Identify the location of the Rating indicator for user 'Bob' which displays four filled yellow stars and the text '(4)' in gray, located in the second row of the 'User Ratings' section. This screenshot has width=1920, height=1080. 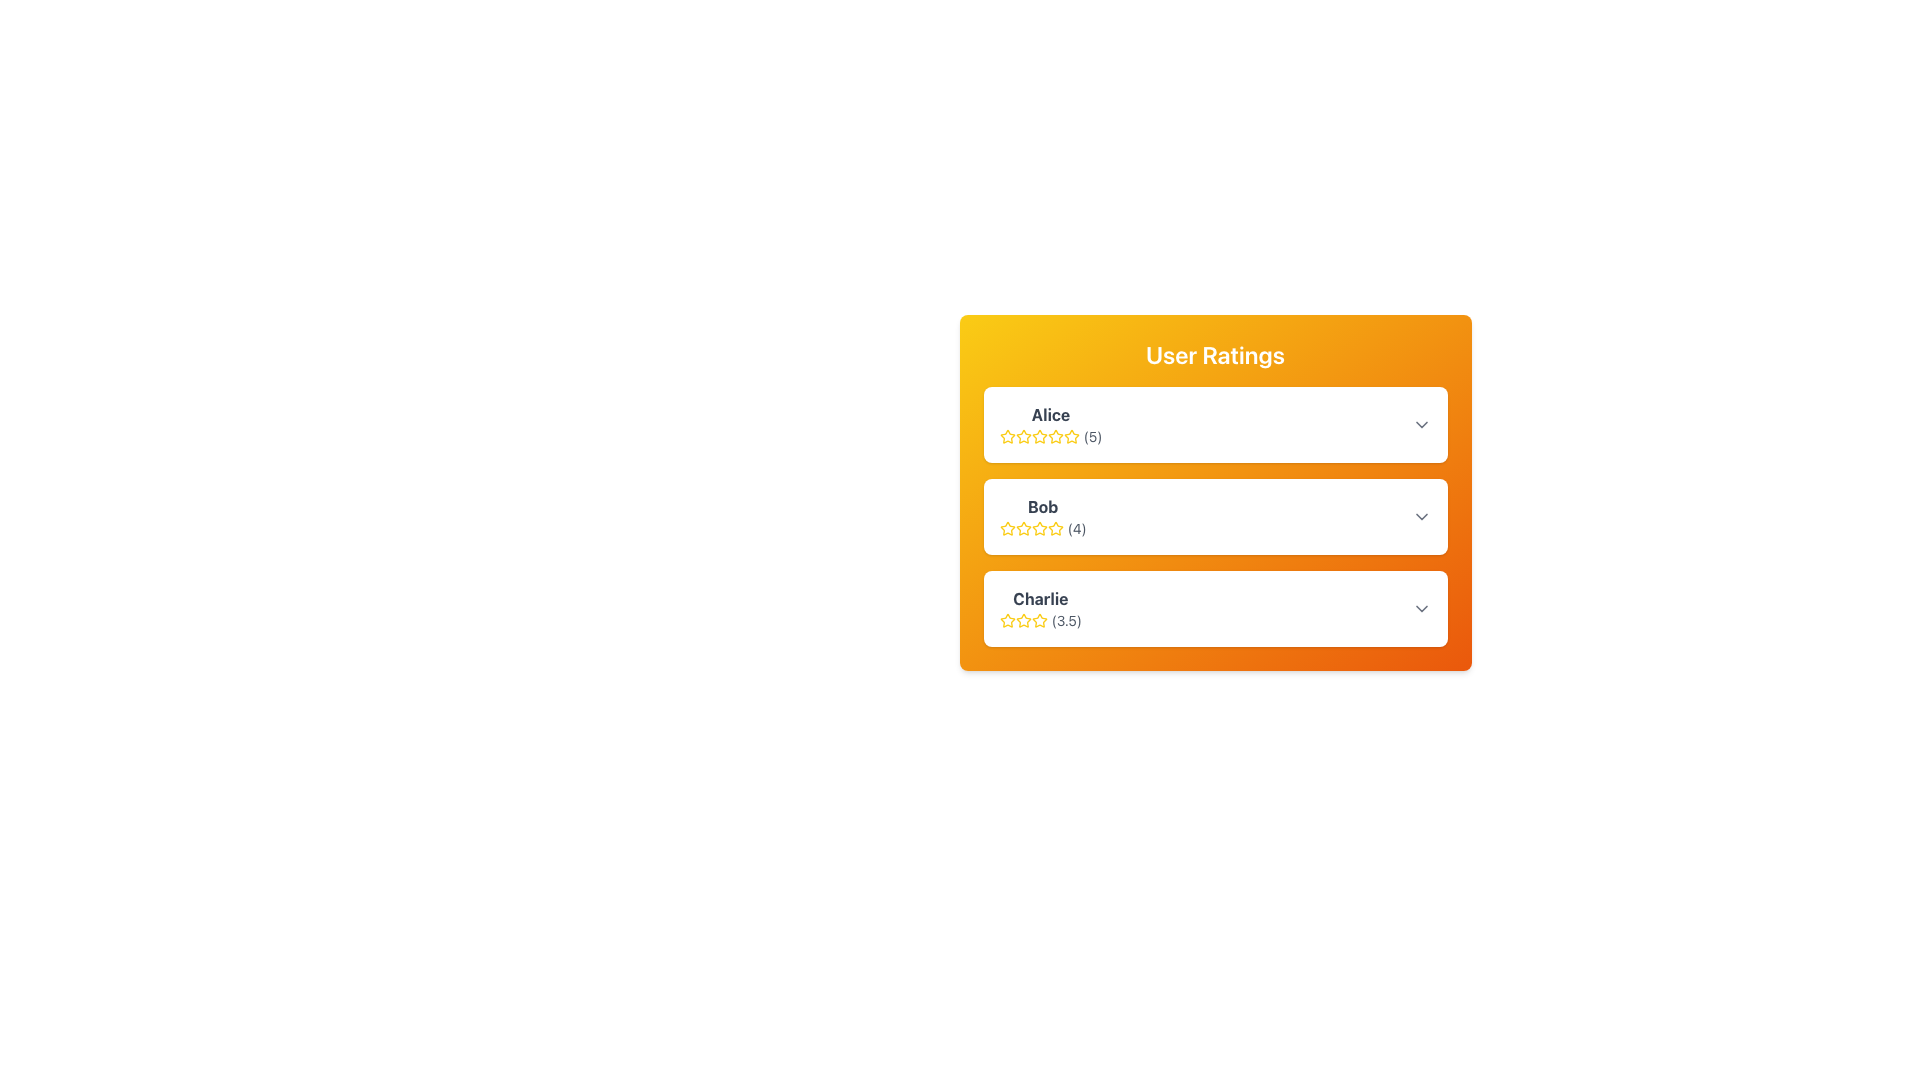
(1042, 527).